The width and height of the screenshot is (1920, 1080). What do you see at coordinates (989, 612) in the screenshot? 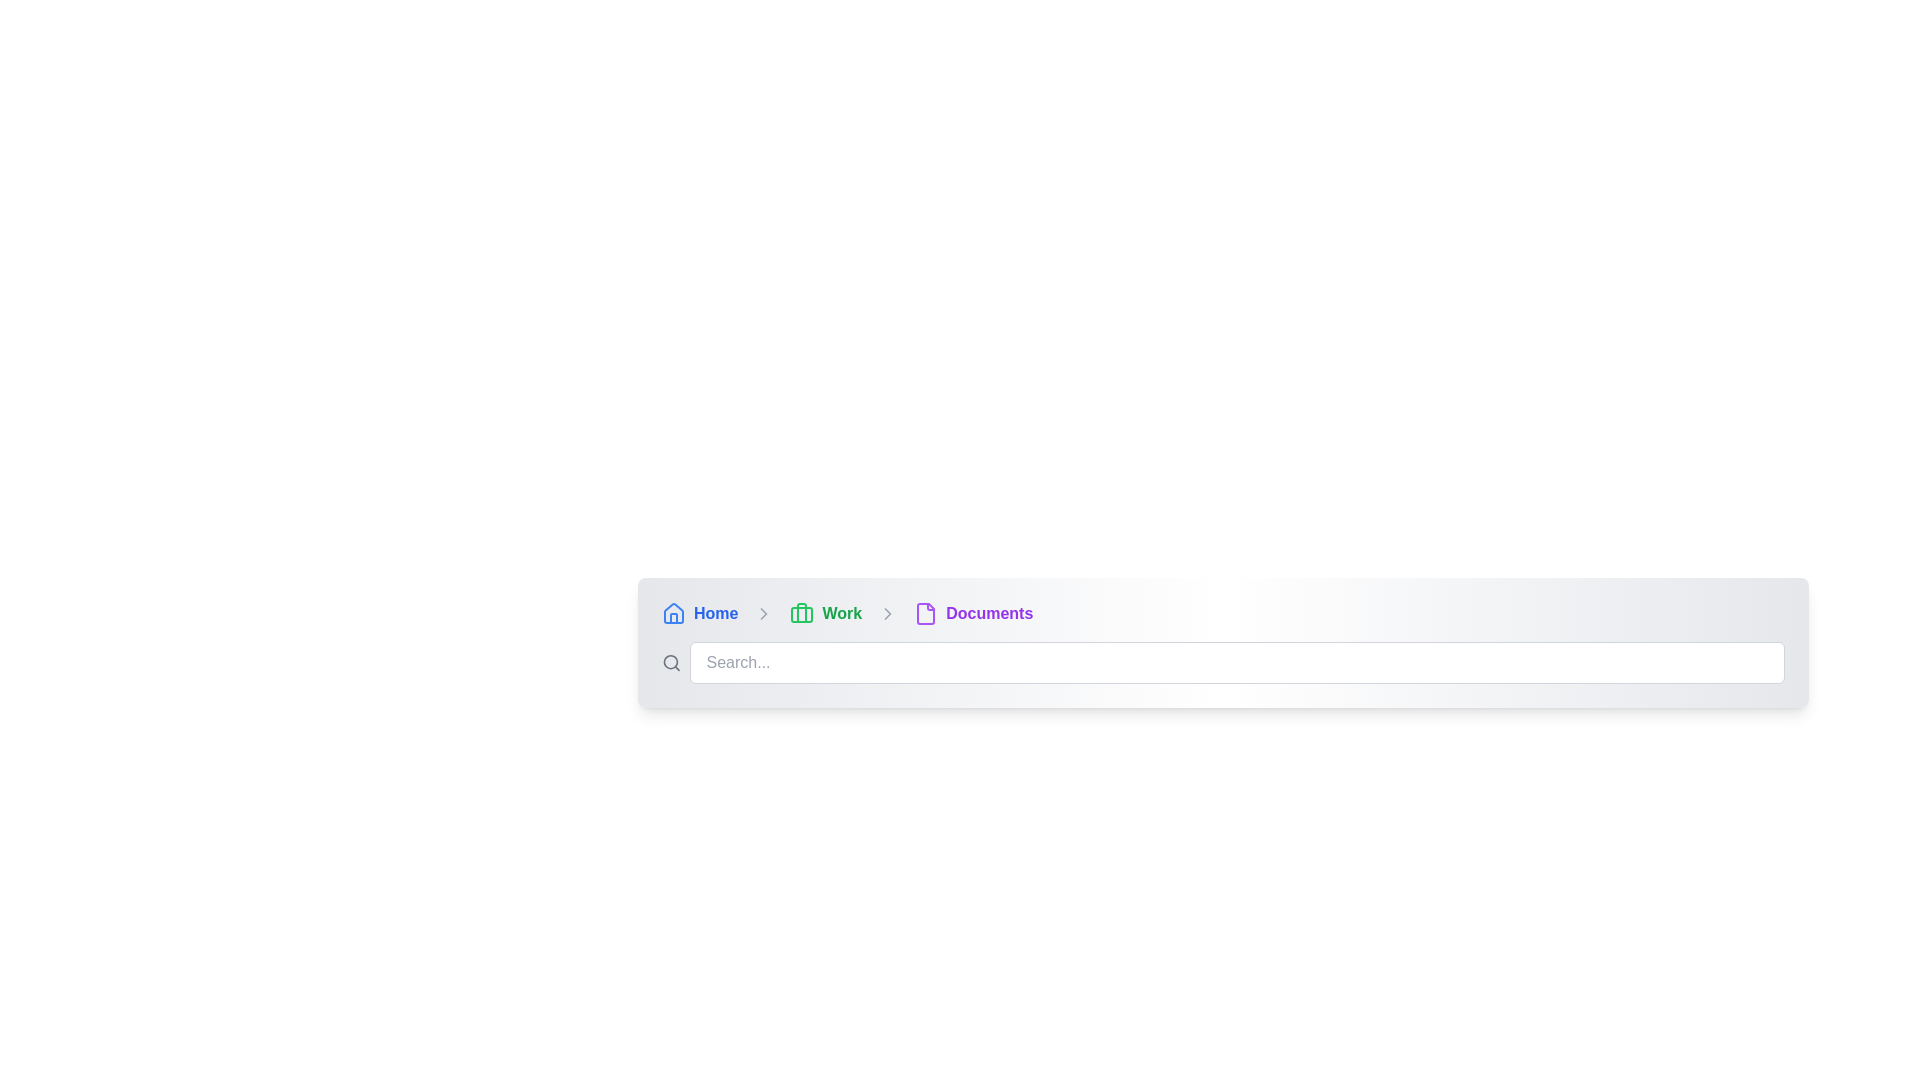
I see `the 'Documents' text label, which is styled in a bold purple font and is part of a breadcrumb navigation bar, located near the right side of the bar` at bounding box center [989, 612].